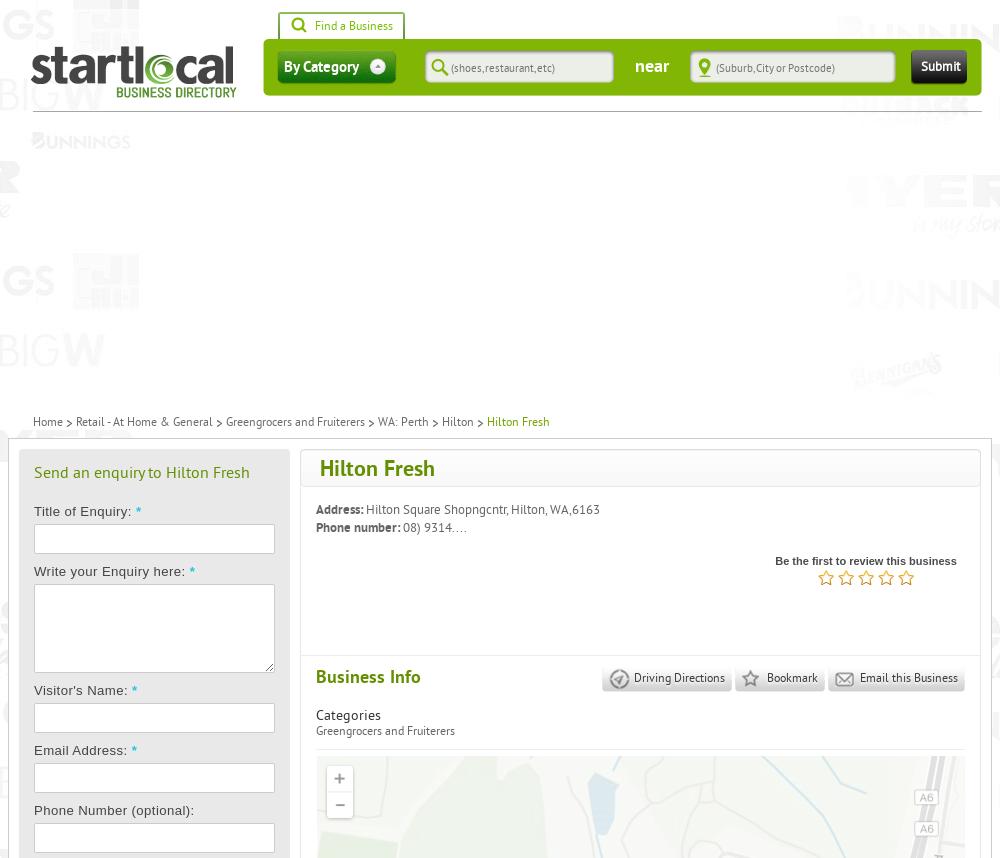  I want to click on 'Title of Enquiry:', so click(34, 510).